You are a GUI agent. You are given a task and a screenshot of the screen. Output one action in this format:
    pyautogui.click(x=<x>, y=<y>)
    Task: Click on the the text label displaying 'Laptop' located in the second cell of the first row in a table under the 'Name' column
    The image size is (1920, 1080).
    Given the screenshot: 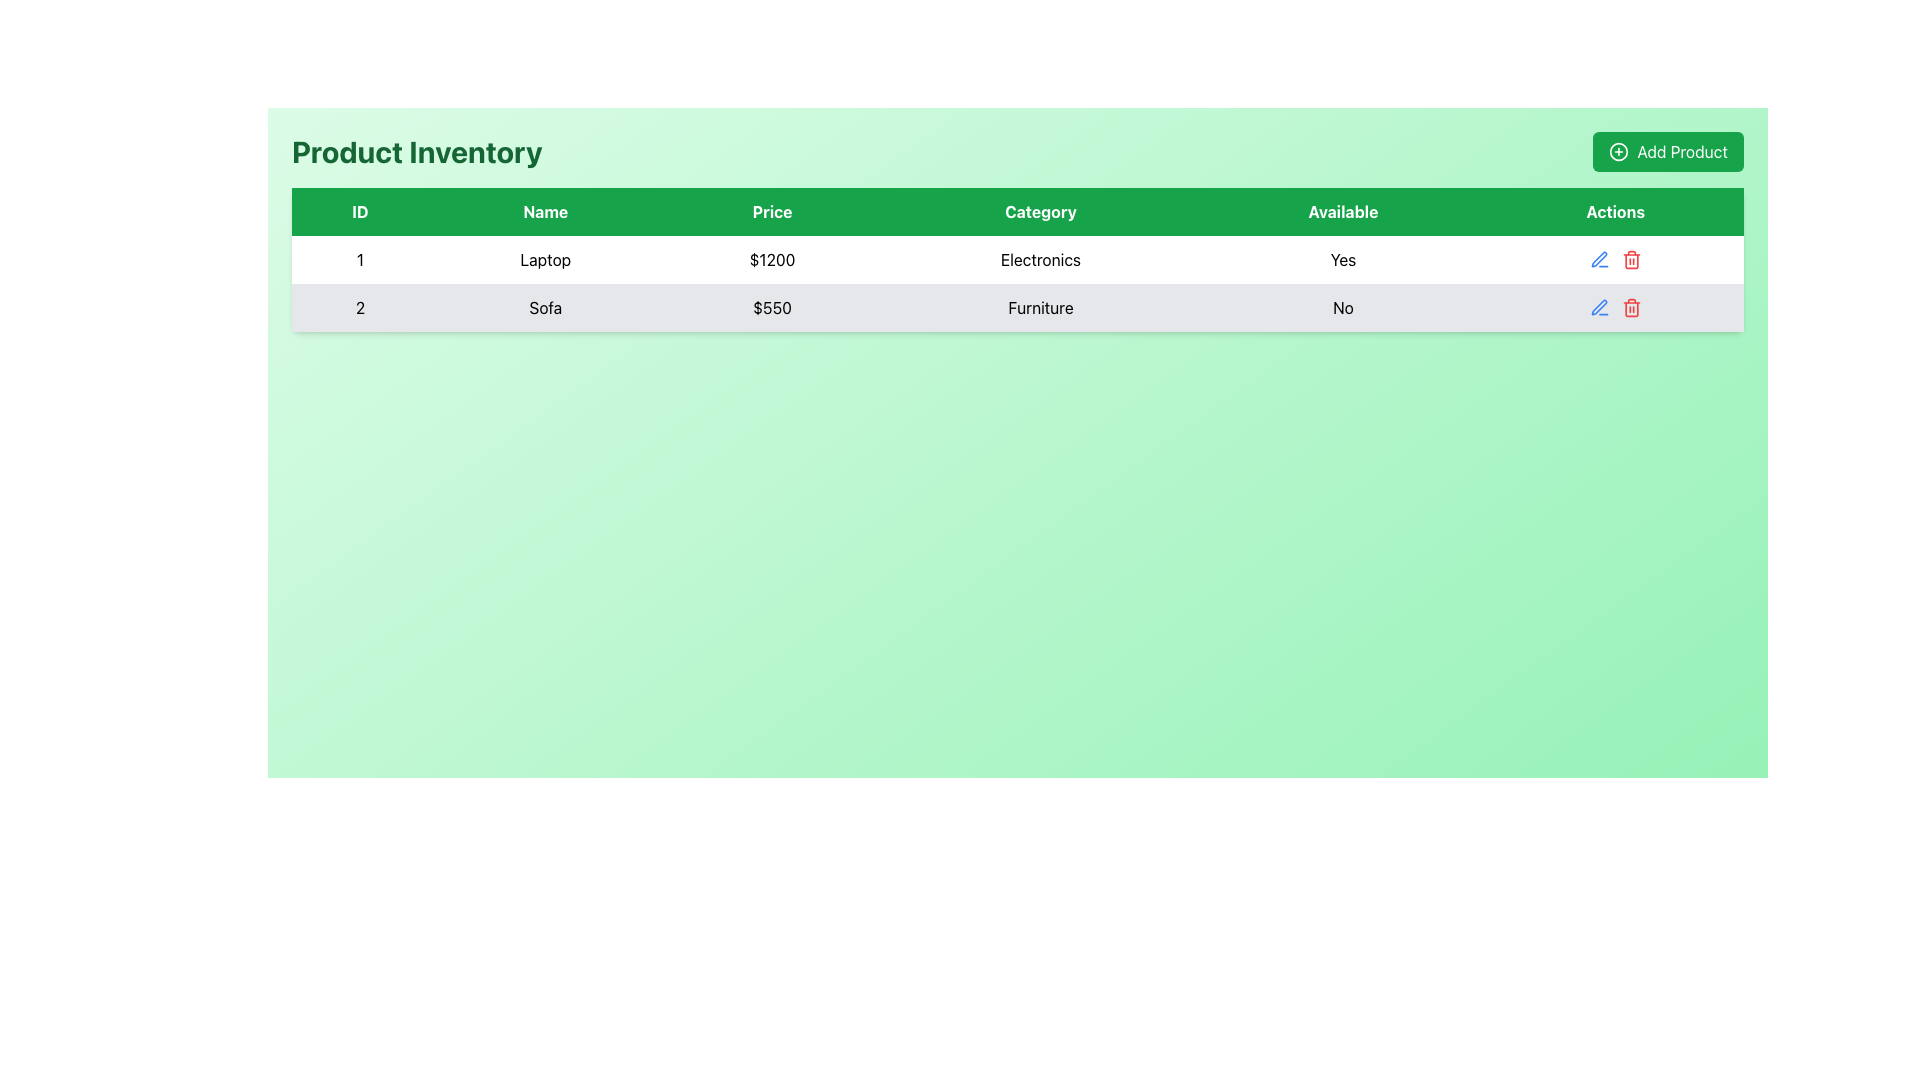 What is the action you would take?
    pyautogui.click(x=545, y=258)
    